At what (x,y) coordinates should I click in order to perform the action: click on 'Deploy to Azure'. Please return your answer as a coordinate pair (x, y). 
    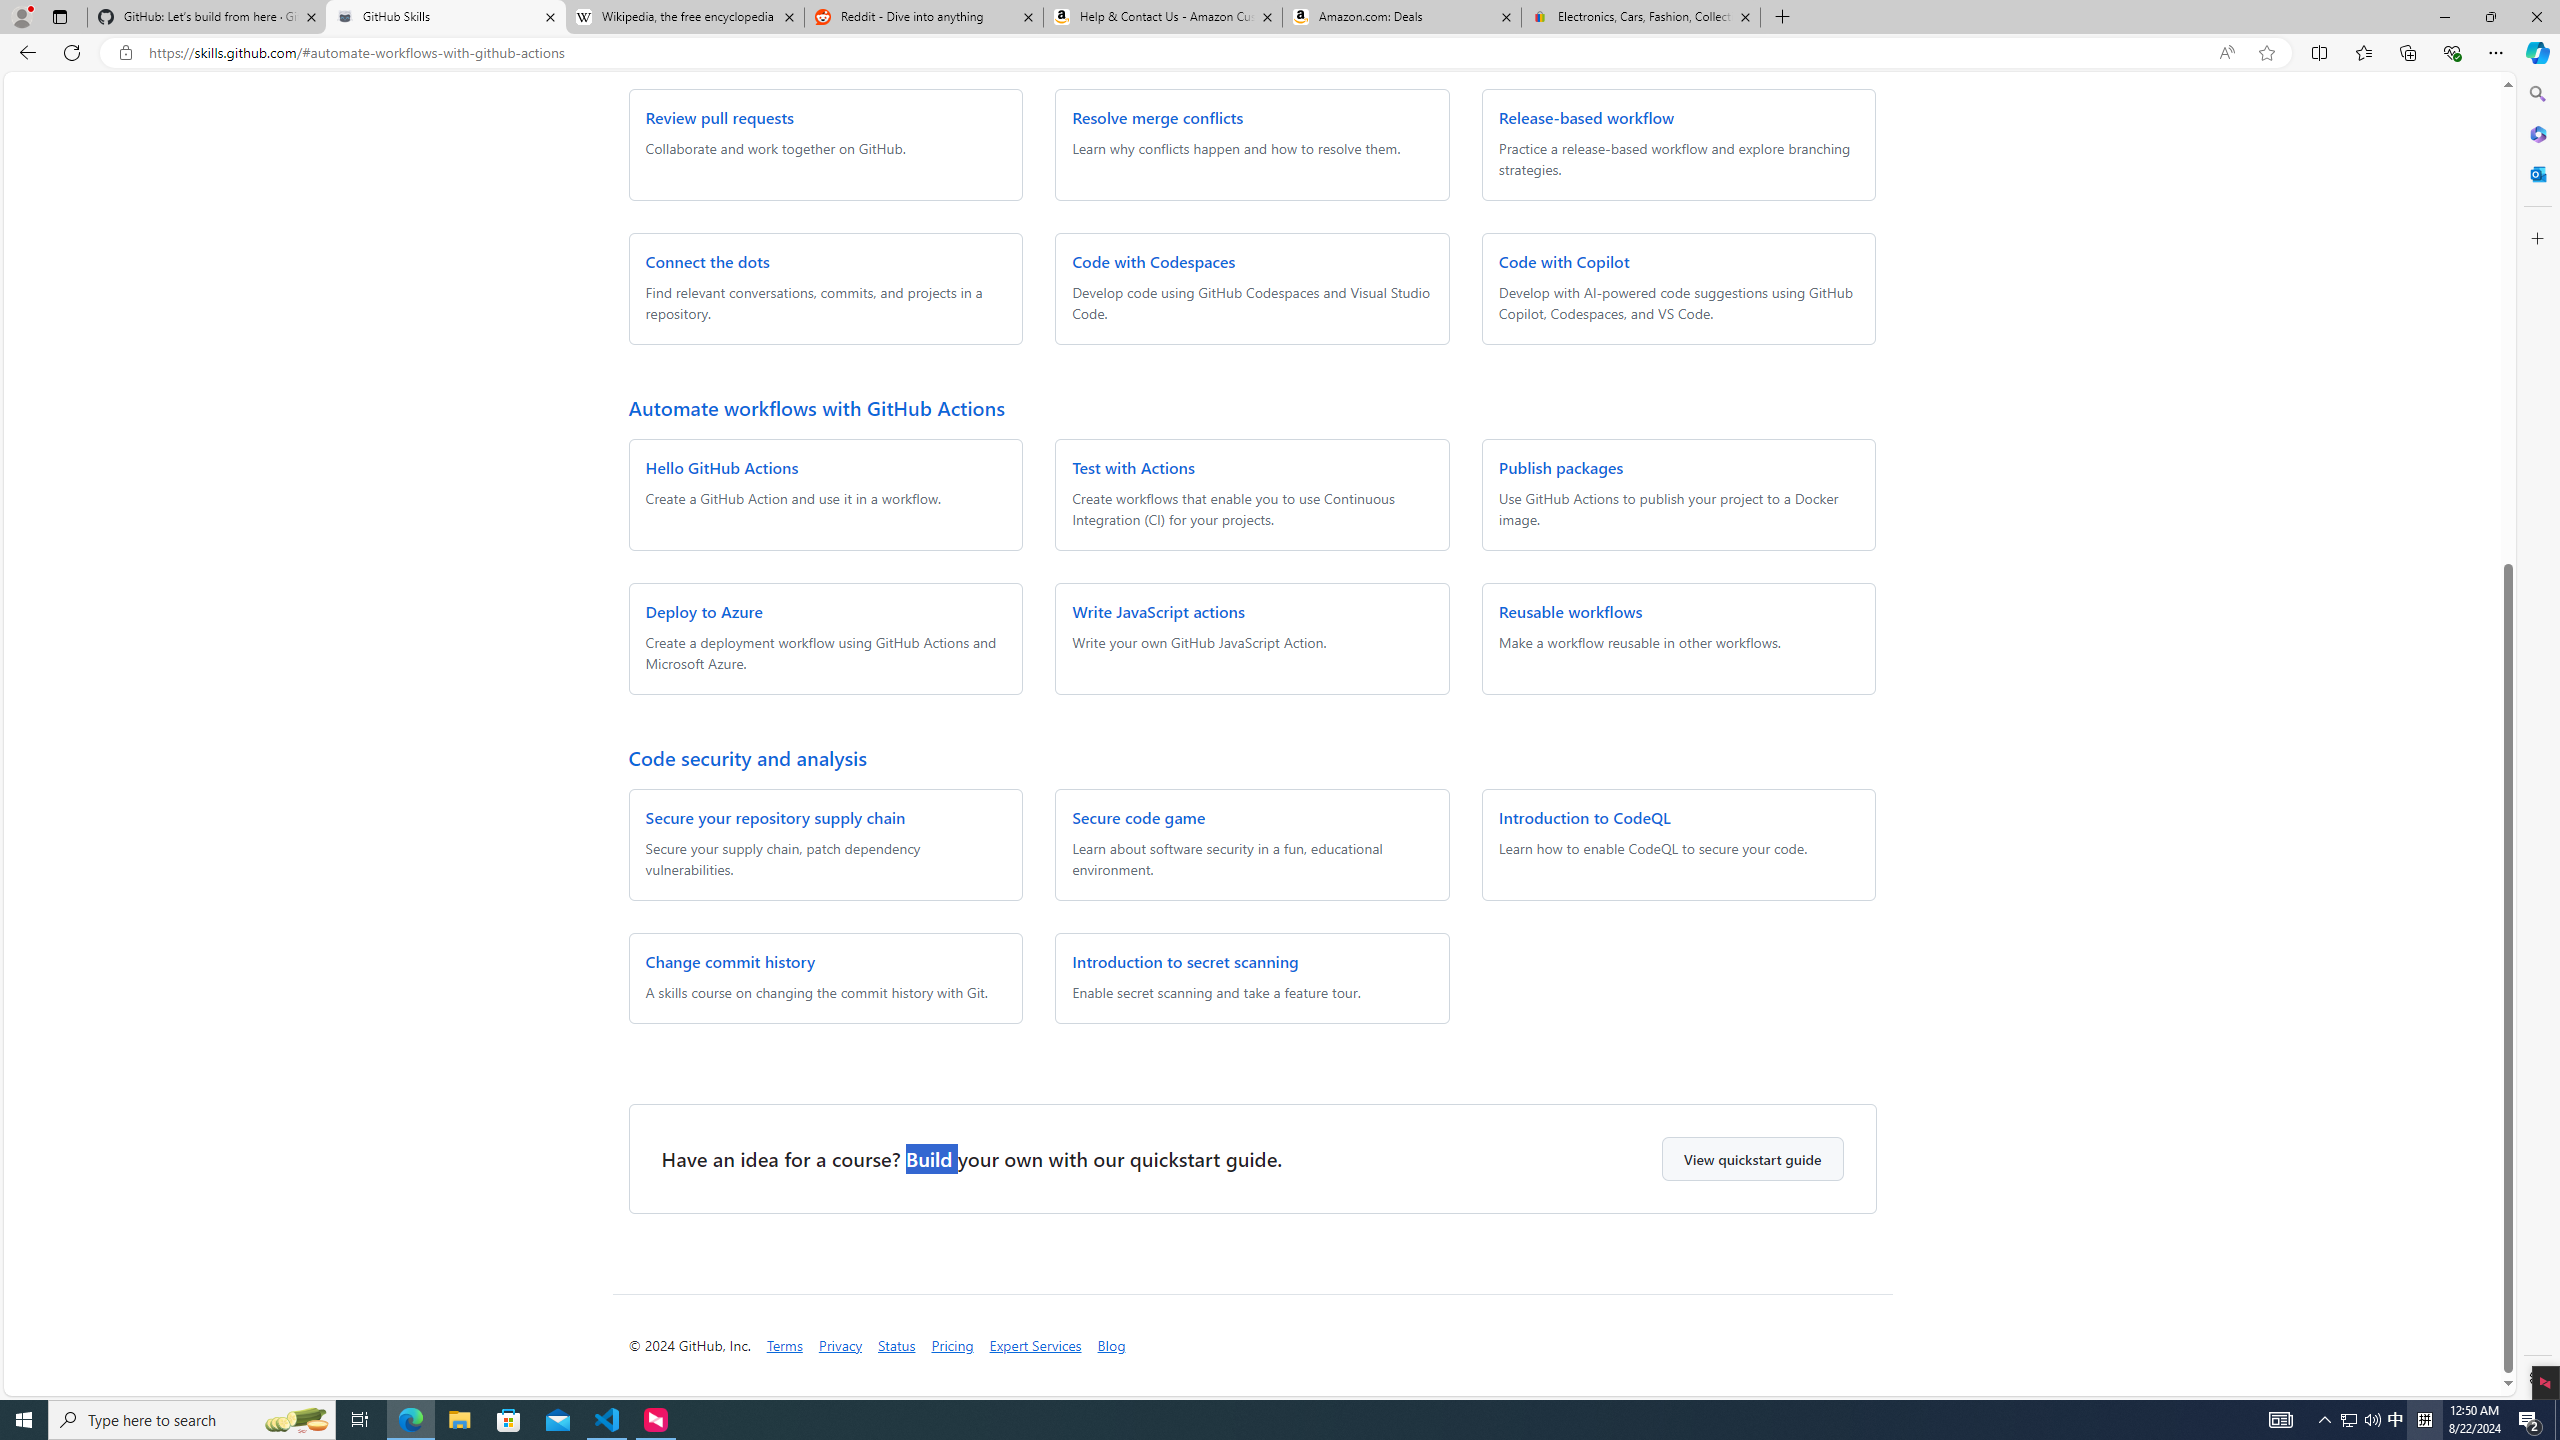
    Looking at the image, I should click on (704, 610).